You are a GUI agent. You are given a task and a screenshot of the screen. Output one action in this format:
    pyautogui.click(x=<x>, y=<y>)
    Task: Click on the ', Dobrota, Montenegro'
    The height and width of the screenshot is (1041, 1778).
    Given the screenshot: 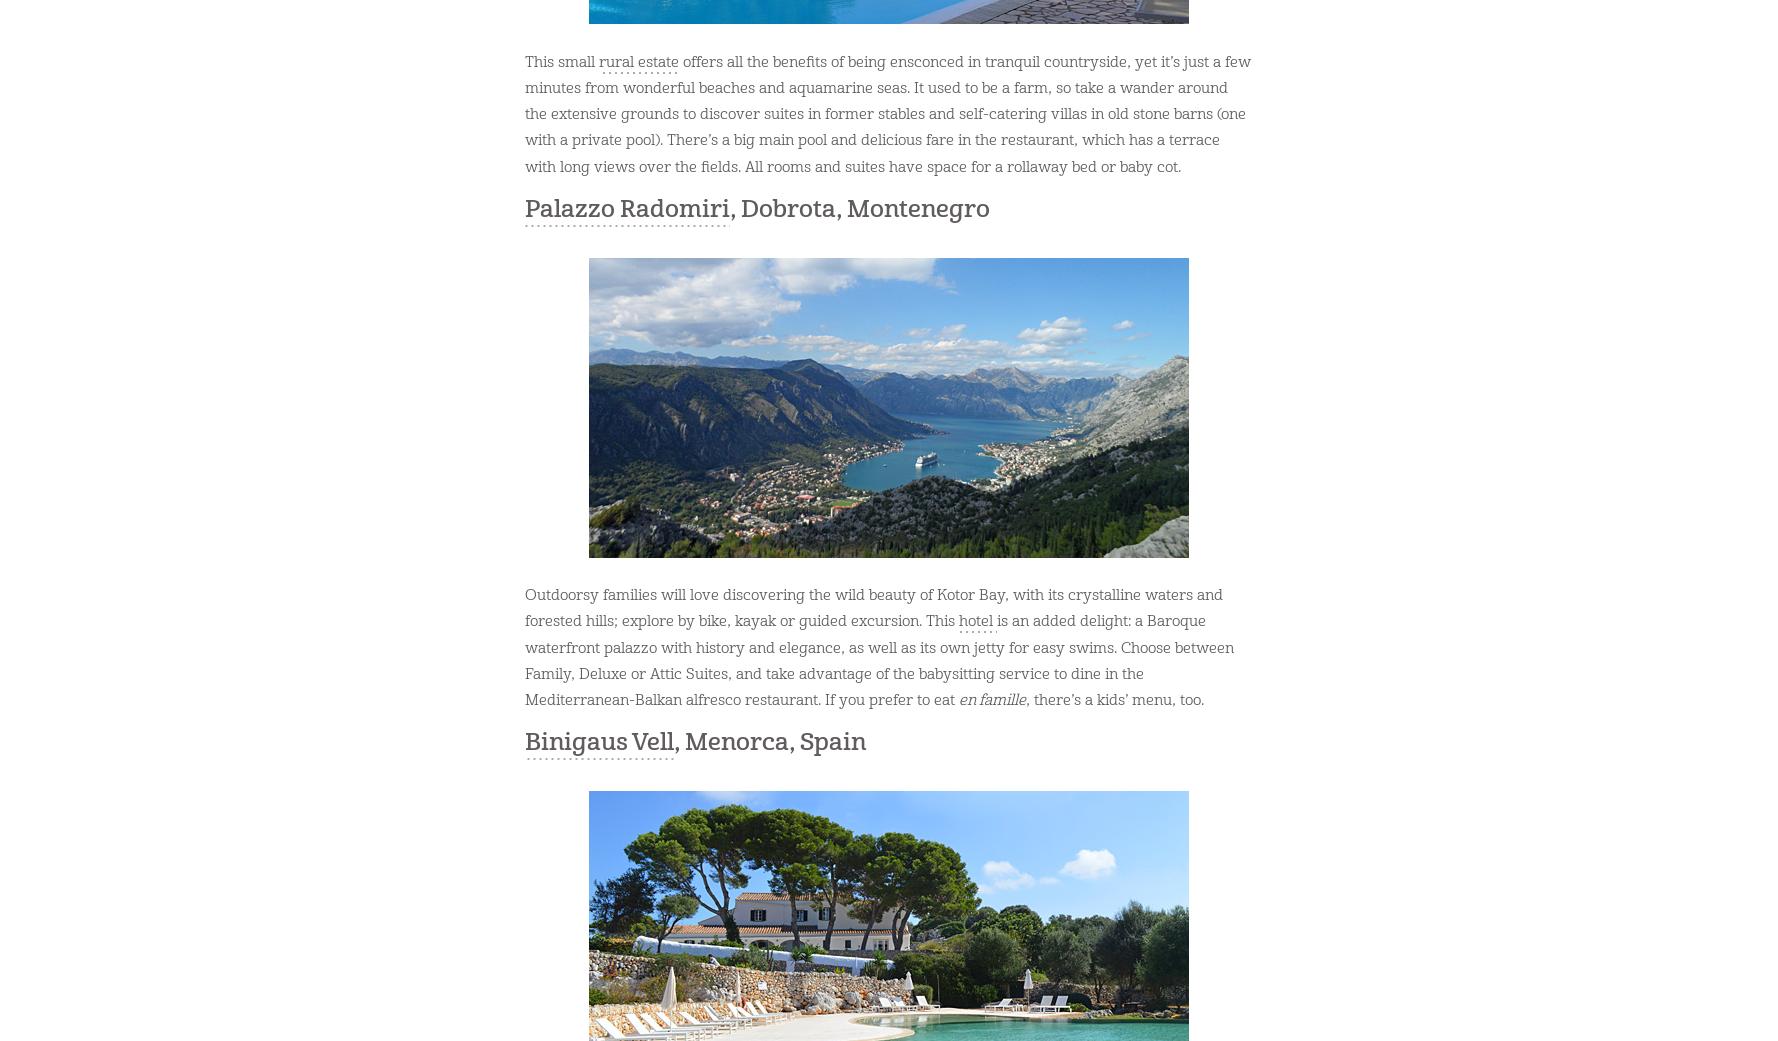 What is the action you would take?
    pyautogui.click(x=859, y=208)
    